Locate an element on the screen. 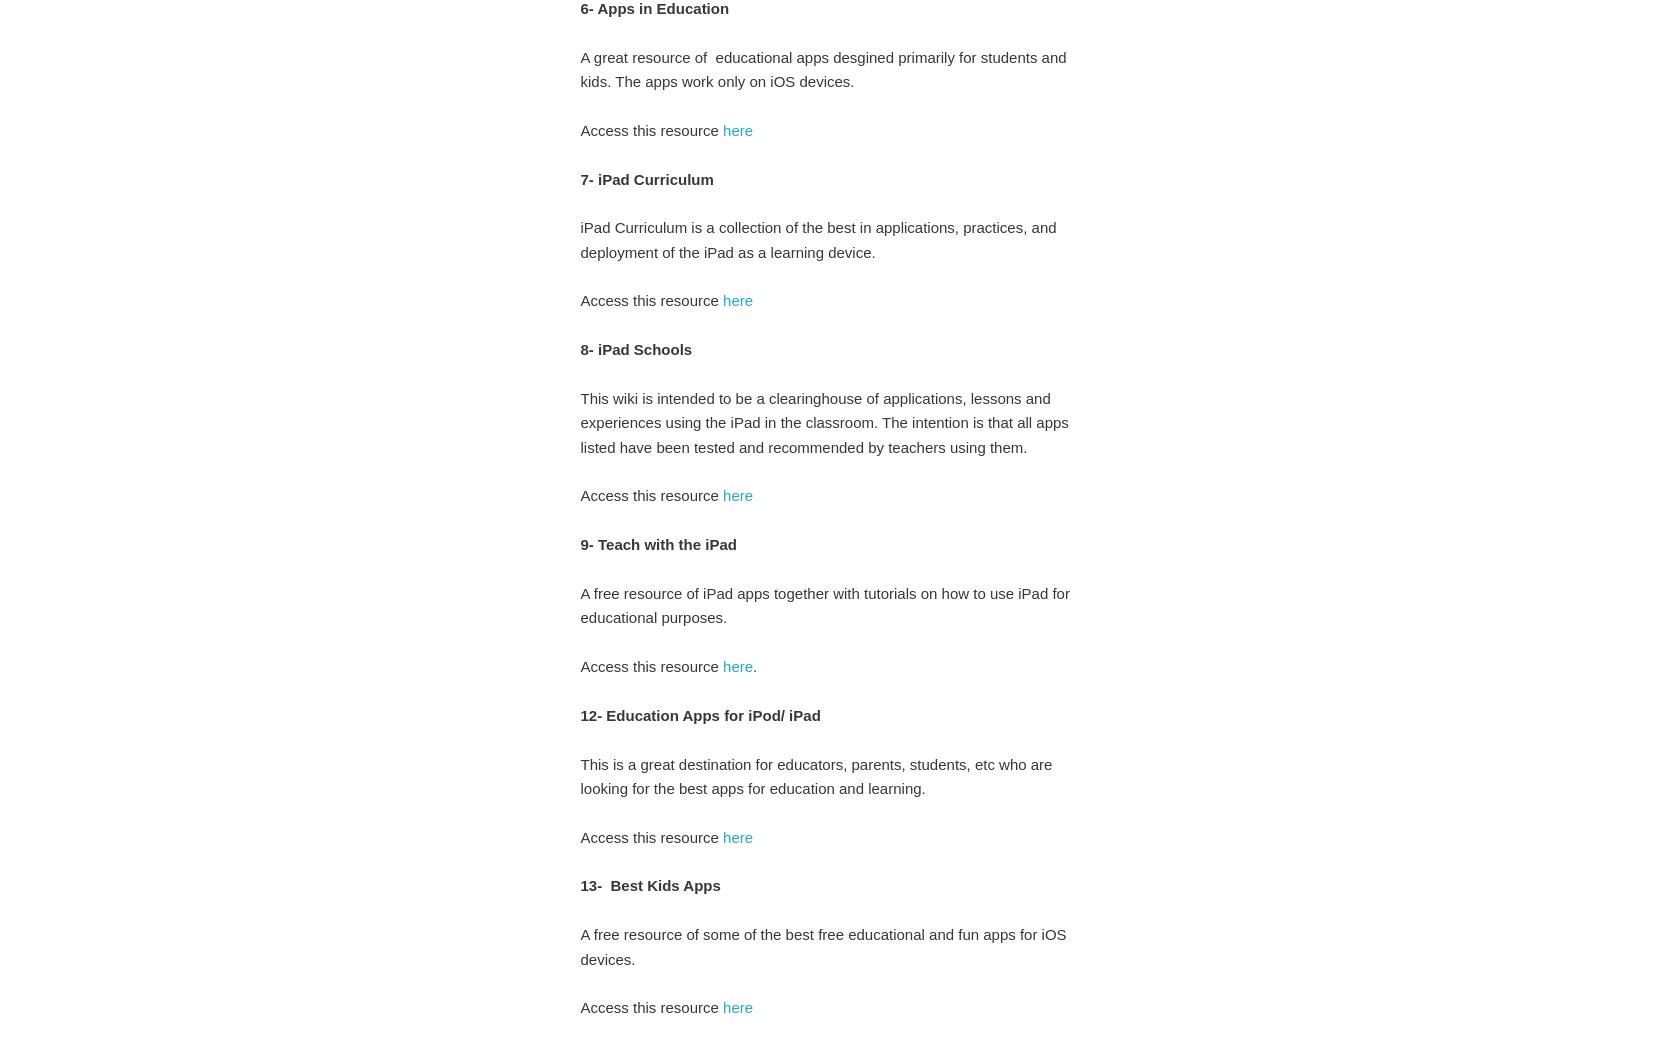 The height and width of the screenshot is (1045, 1657). '7- iPad Curriculum' is located at coordinates (579, 178).